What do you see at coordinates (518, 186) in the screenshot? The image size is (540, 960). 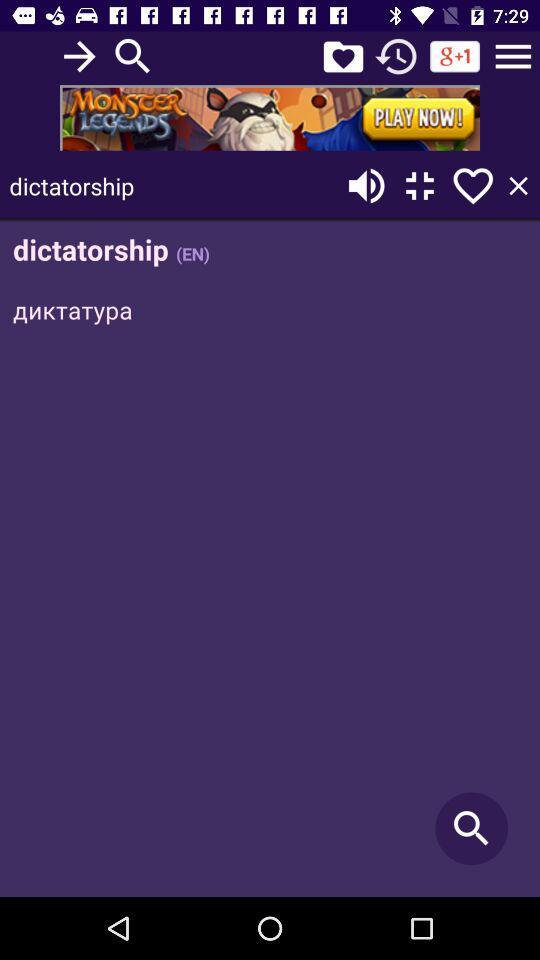 I see `the close icon` at bounding box center [518, 186].